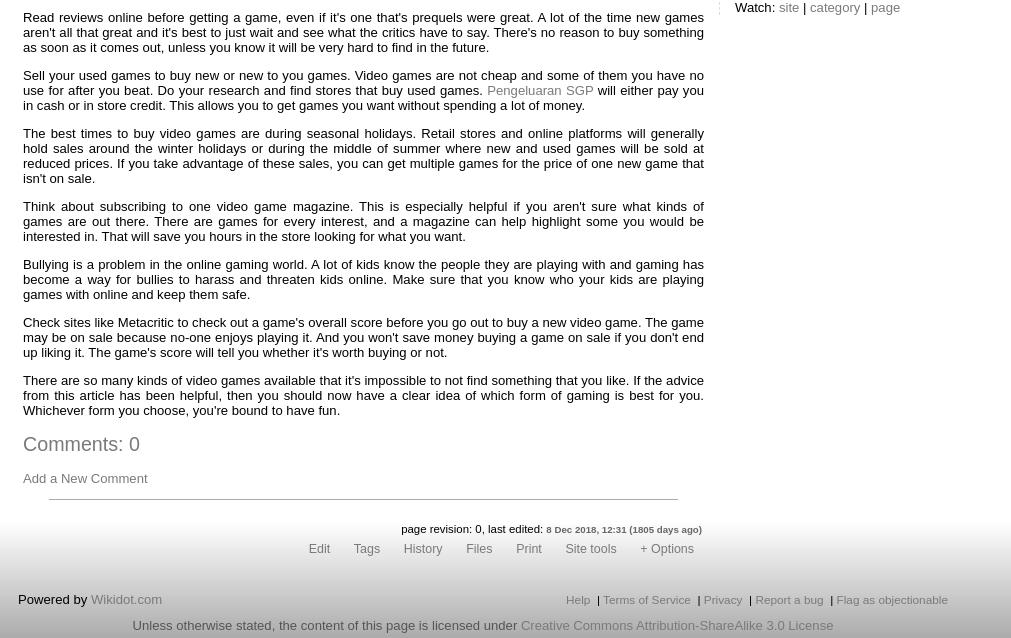 This screenshot has height=638, width=1011. I want to click on 'Privacy', so click(721, 598).